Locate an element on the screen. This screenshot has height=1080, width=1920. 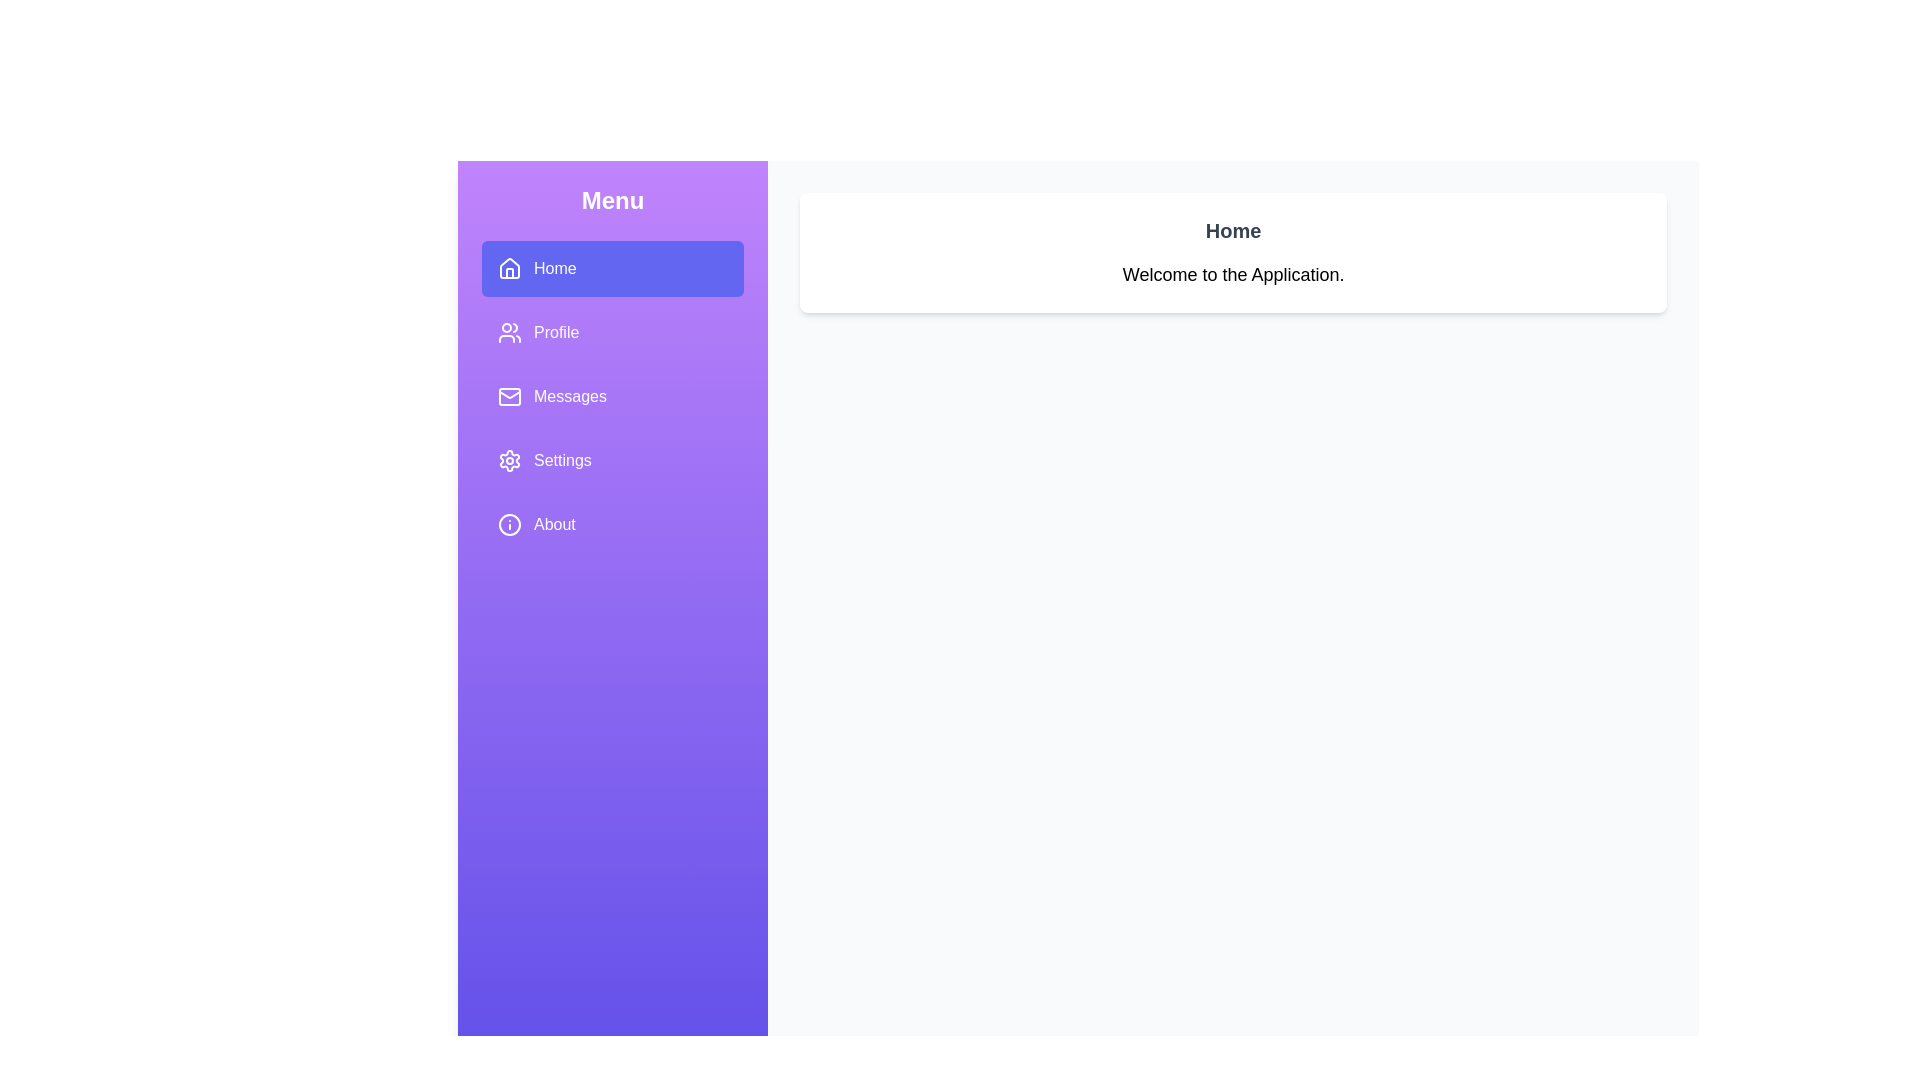
the 'Profile' text label in the side navigation bar is located at coordinates (556, 331).